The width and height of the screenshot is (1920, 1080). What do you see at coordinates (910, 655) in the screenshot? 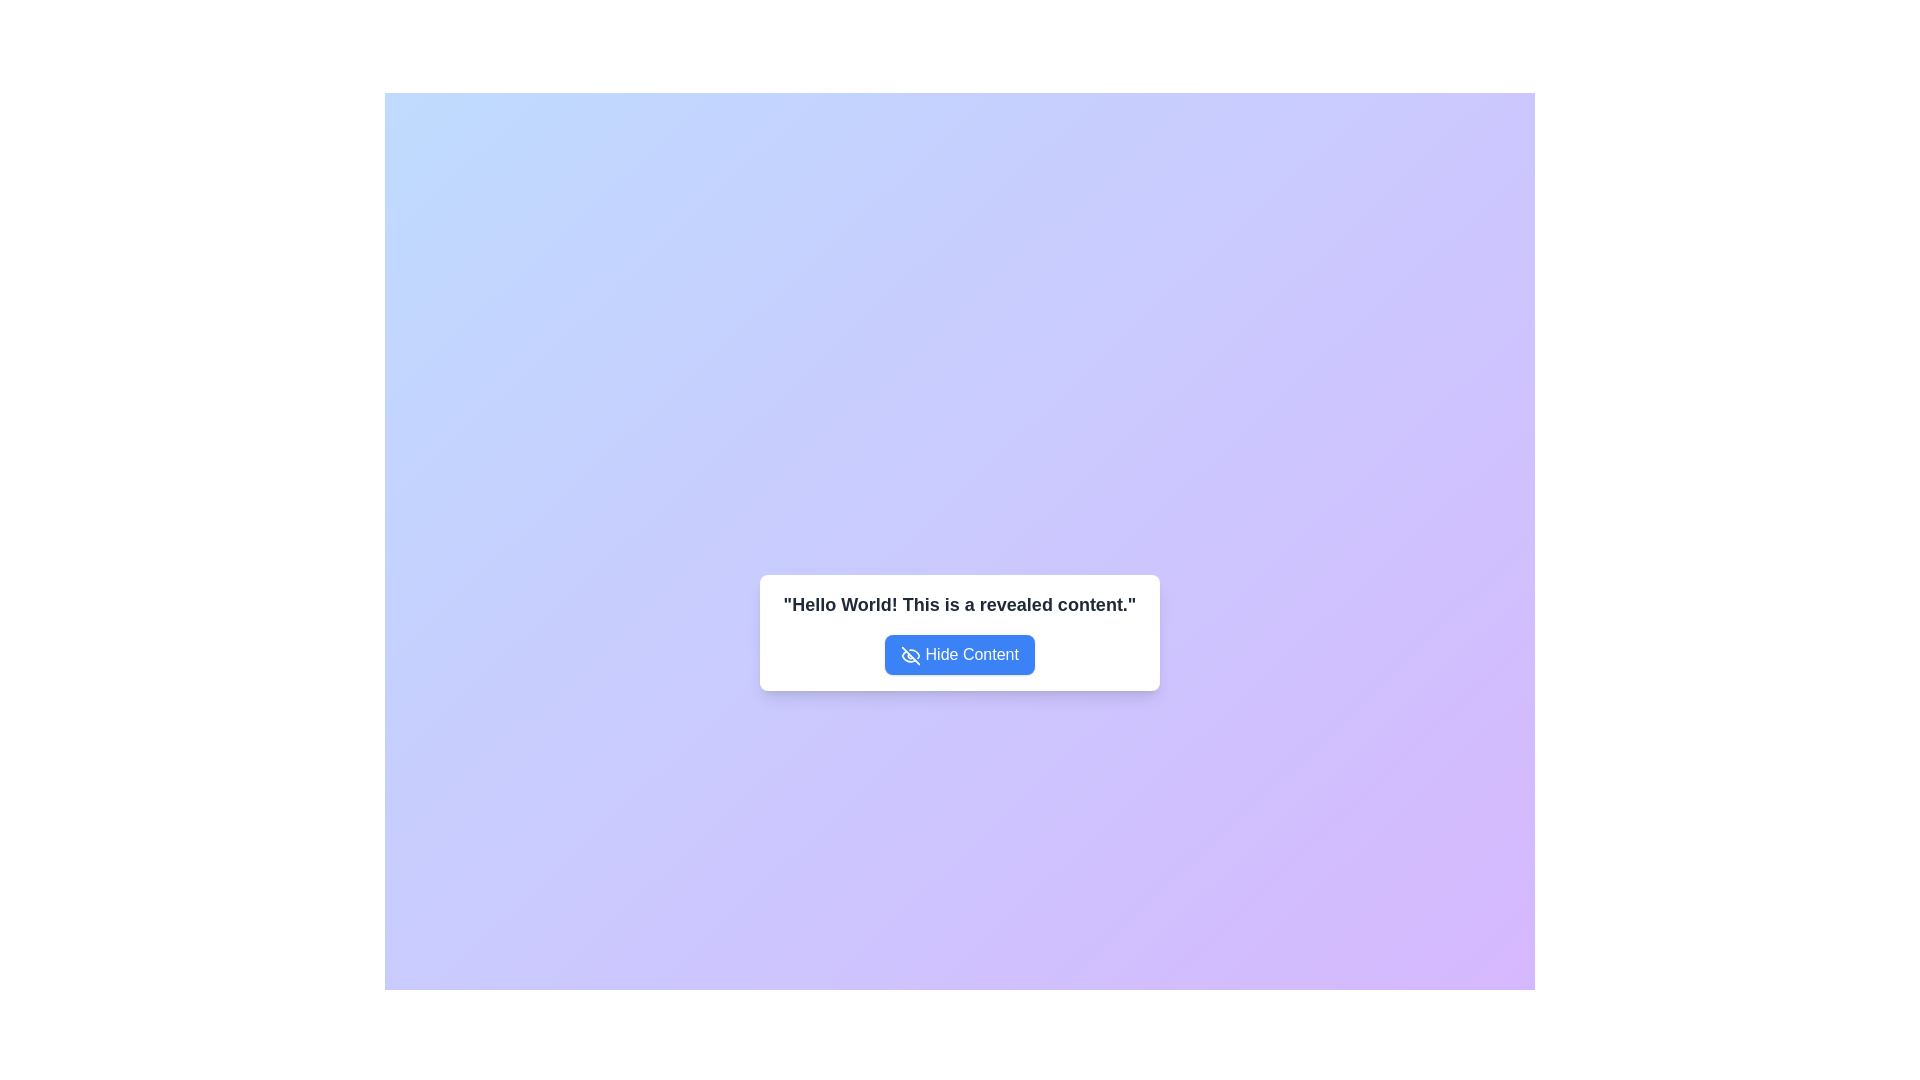
I see `the decorative and functional 'eye-off' icon within the blue 'Hide Content' button` at bounding box center [910, 655].